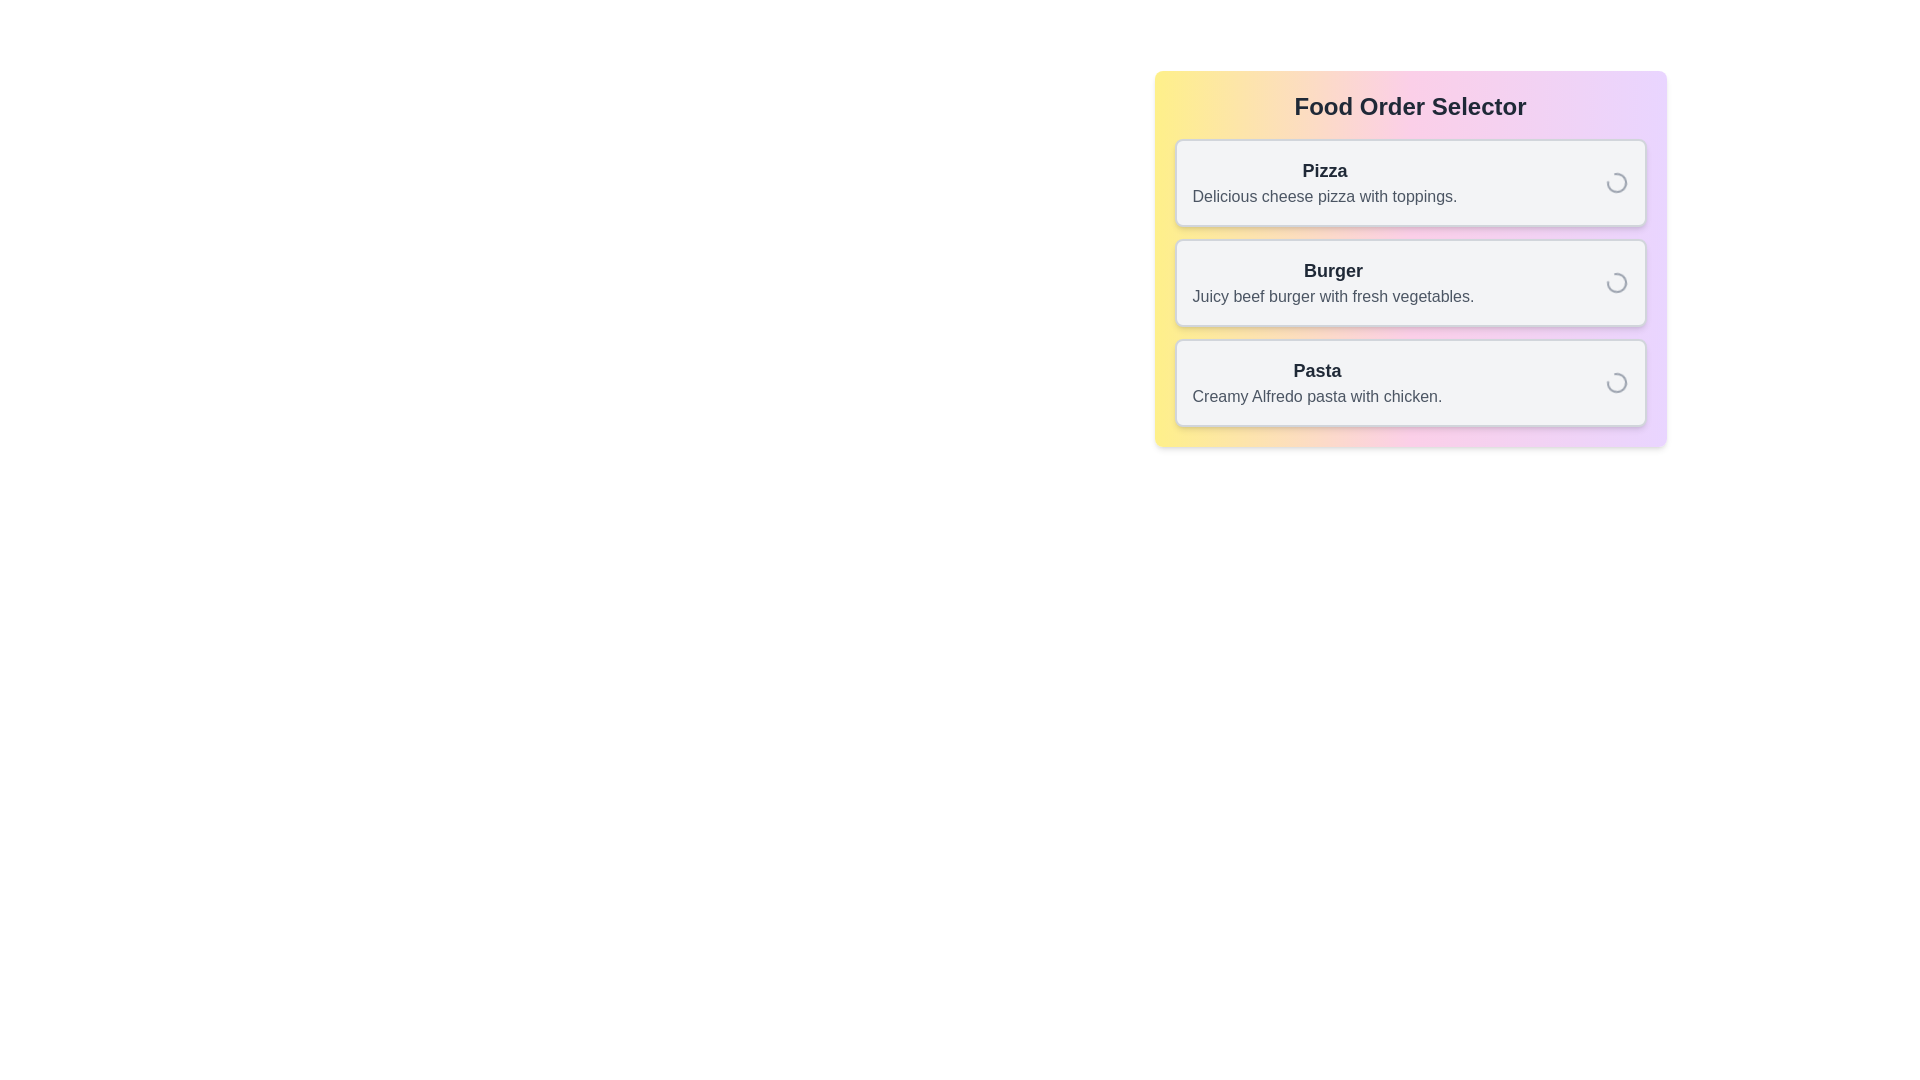  What do you see at coordinates (1409, 282) in the screenshot?
I see `the food item Burger` at bounding box center [1409, 282].